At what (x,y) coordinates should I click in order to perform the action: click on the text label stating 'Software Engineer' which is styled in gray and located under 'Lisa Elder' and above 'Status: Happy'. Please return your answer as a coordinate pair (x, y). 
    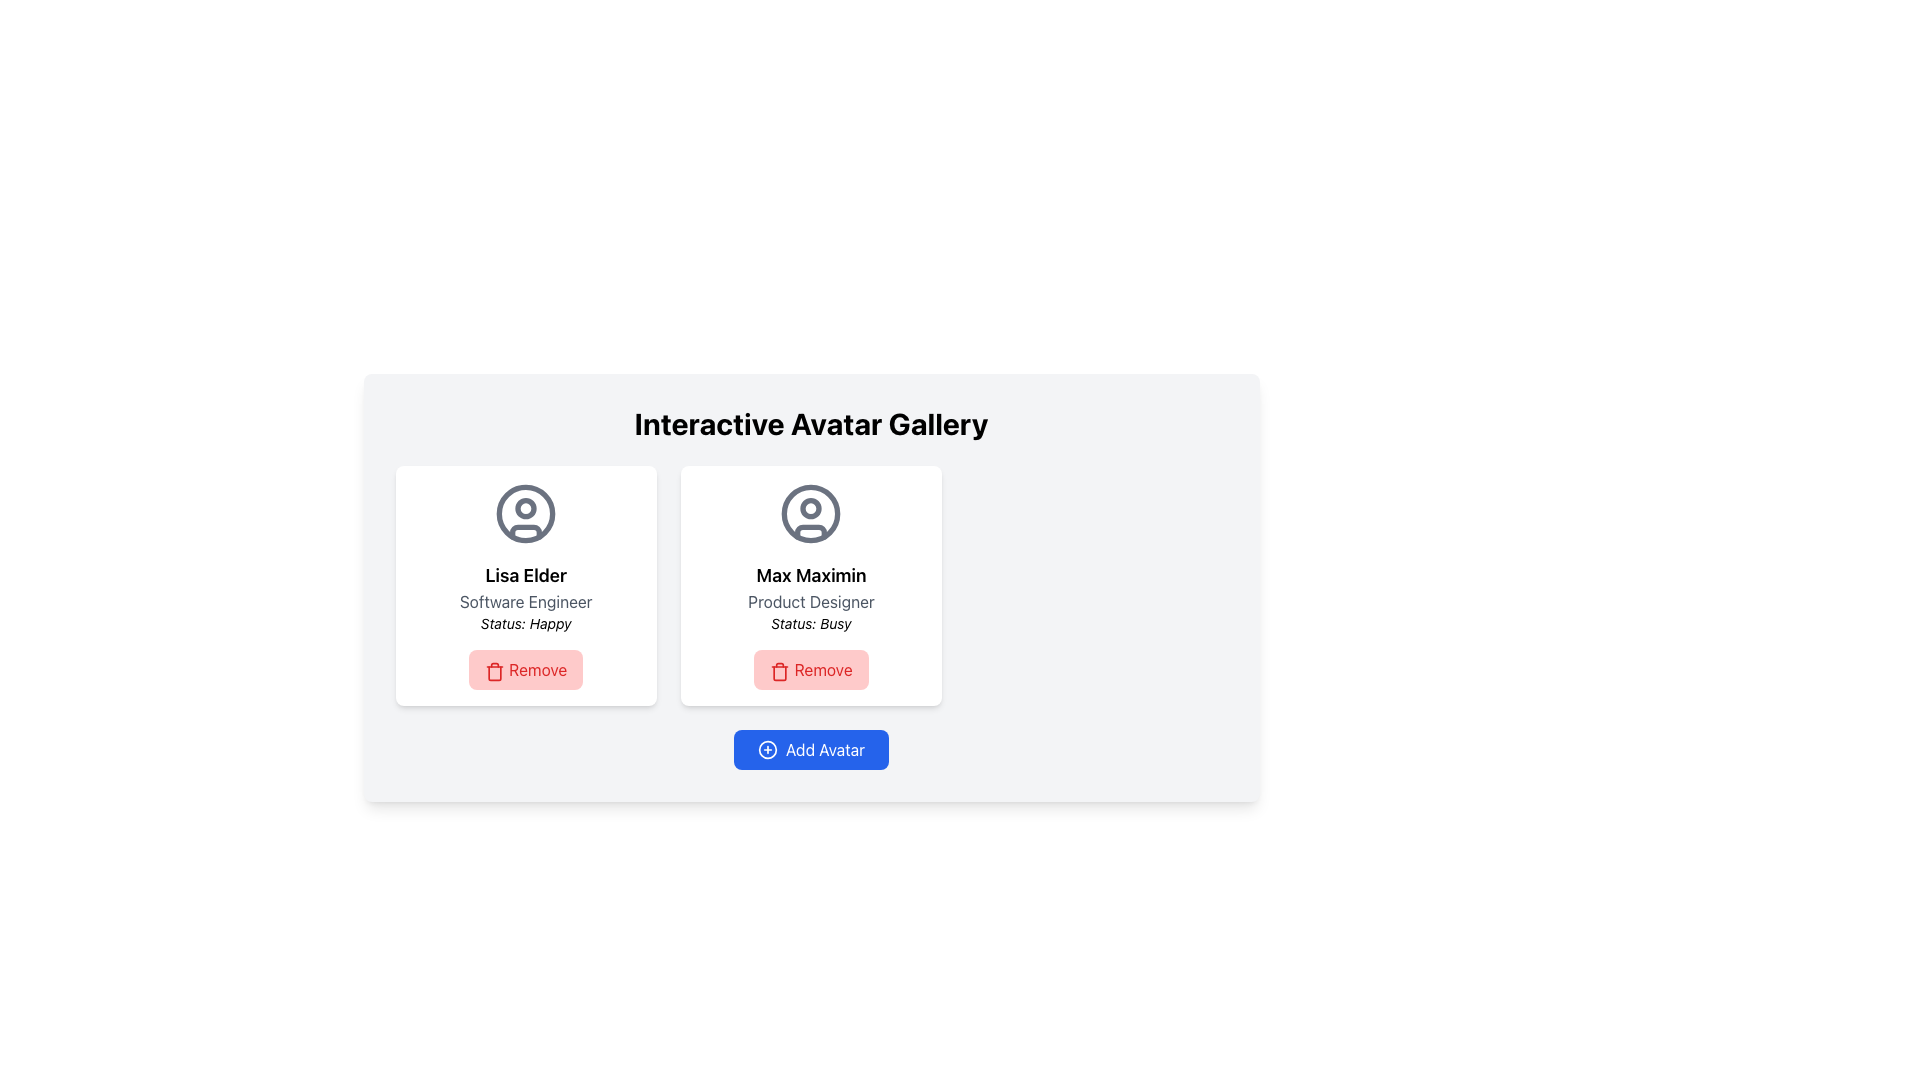
    Looking at the image, I should click on (526, 600).